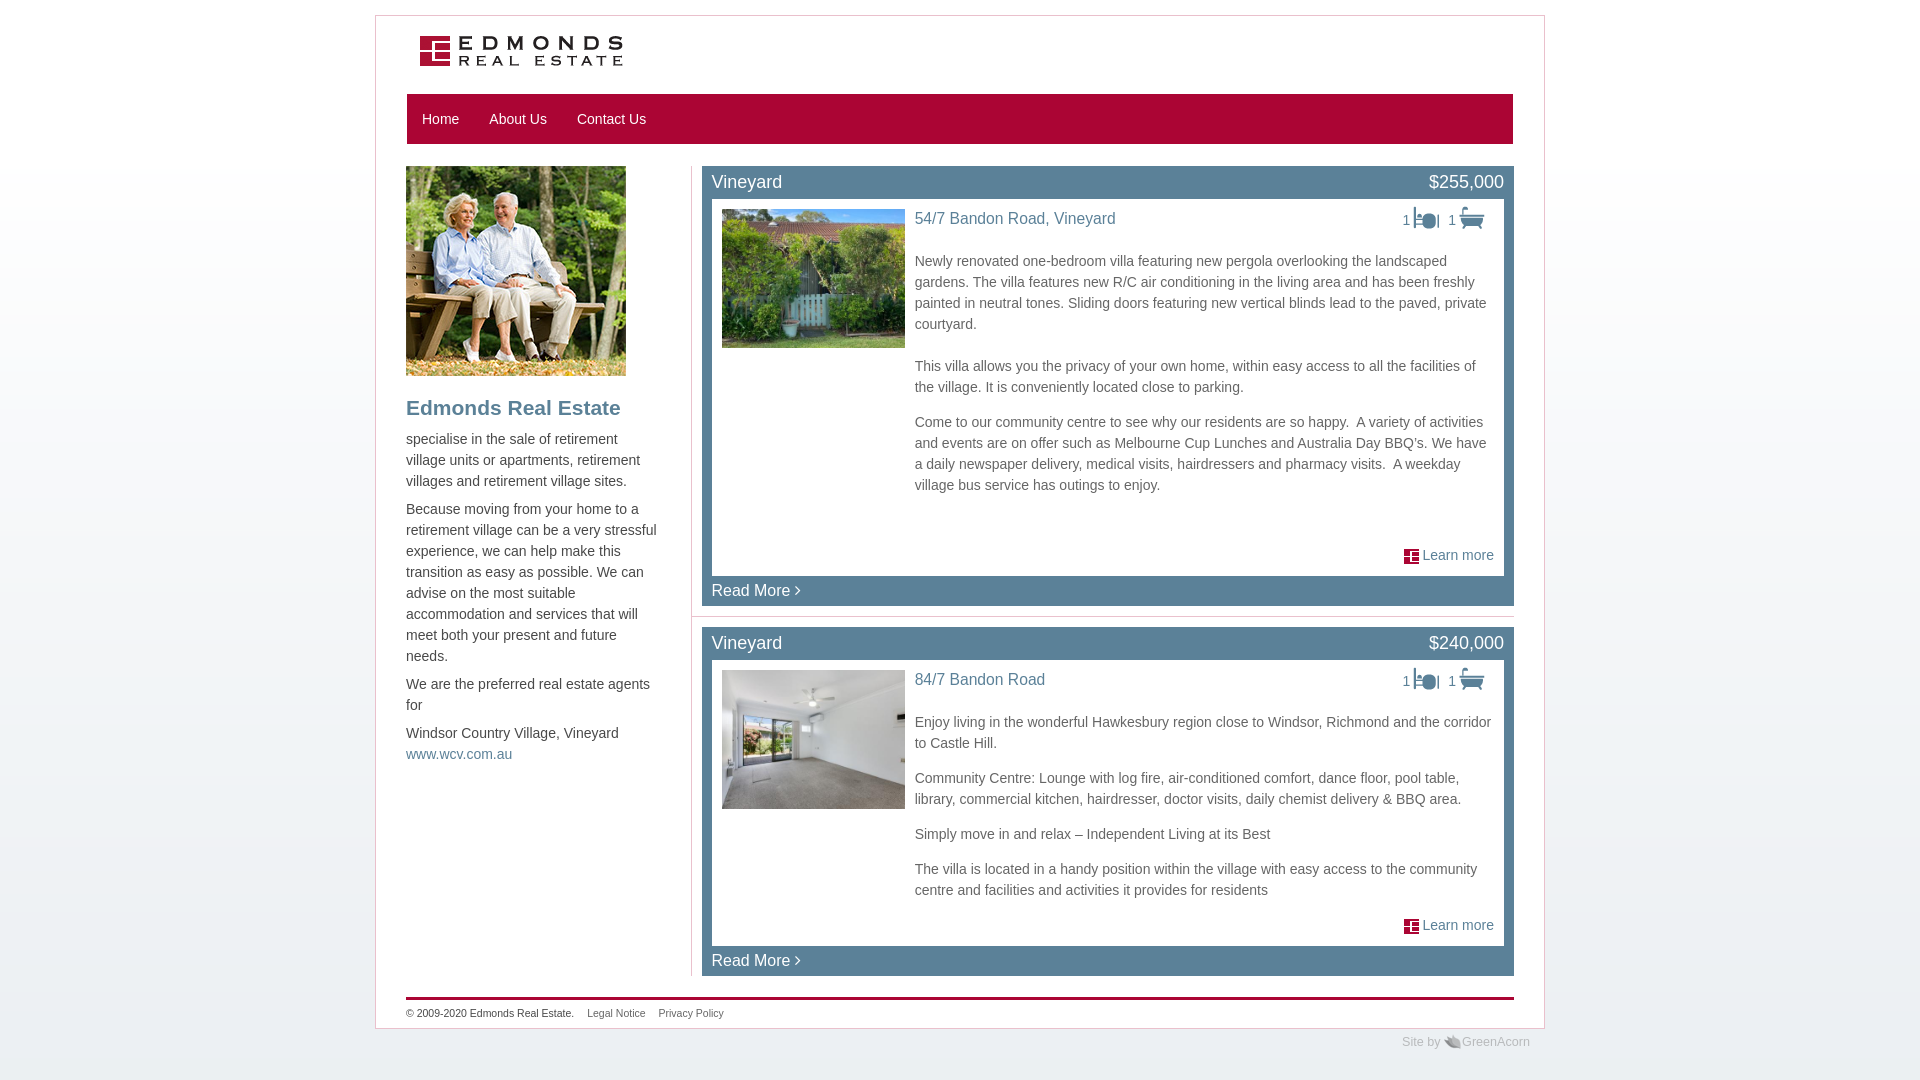 This screenshot has width=1920, height=1080. Describe the element at coordinates (1465, 1040) in the screenshot. I see `'Site by GreenAcorn'` at that location.